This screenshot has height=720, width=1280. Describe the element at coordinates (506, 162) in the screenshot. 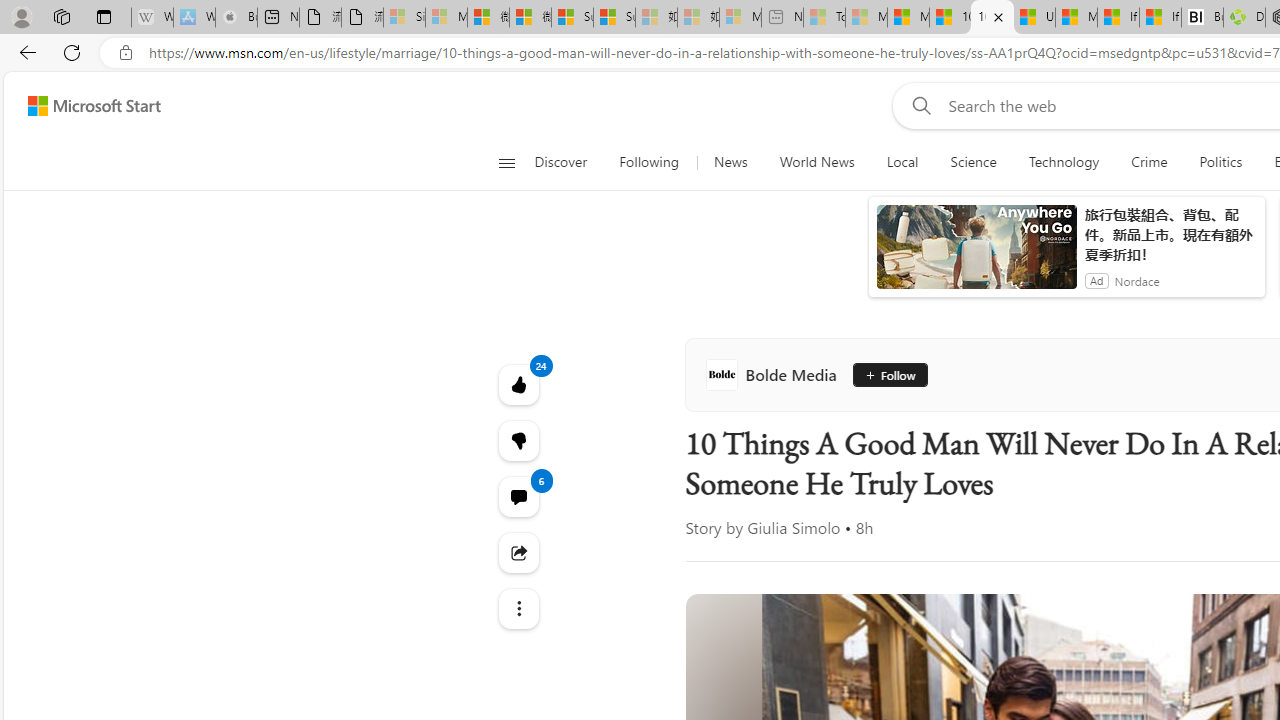

I see `'Class: button-glyph'` at that location.